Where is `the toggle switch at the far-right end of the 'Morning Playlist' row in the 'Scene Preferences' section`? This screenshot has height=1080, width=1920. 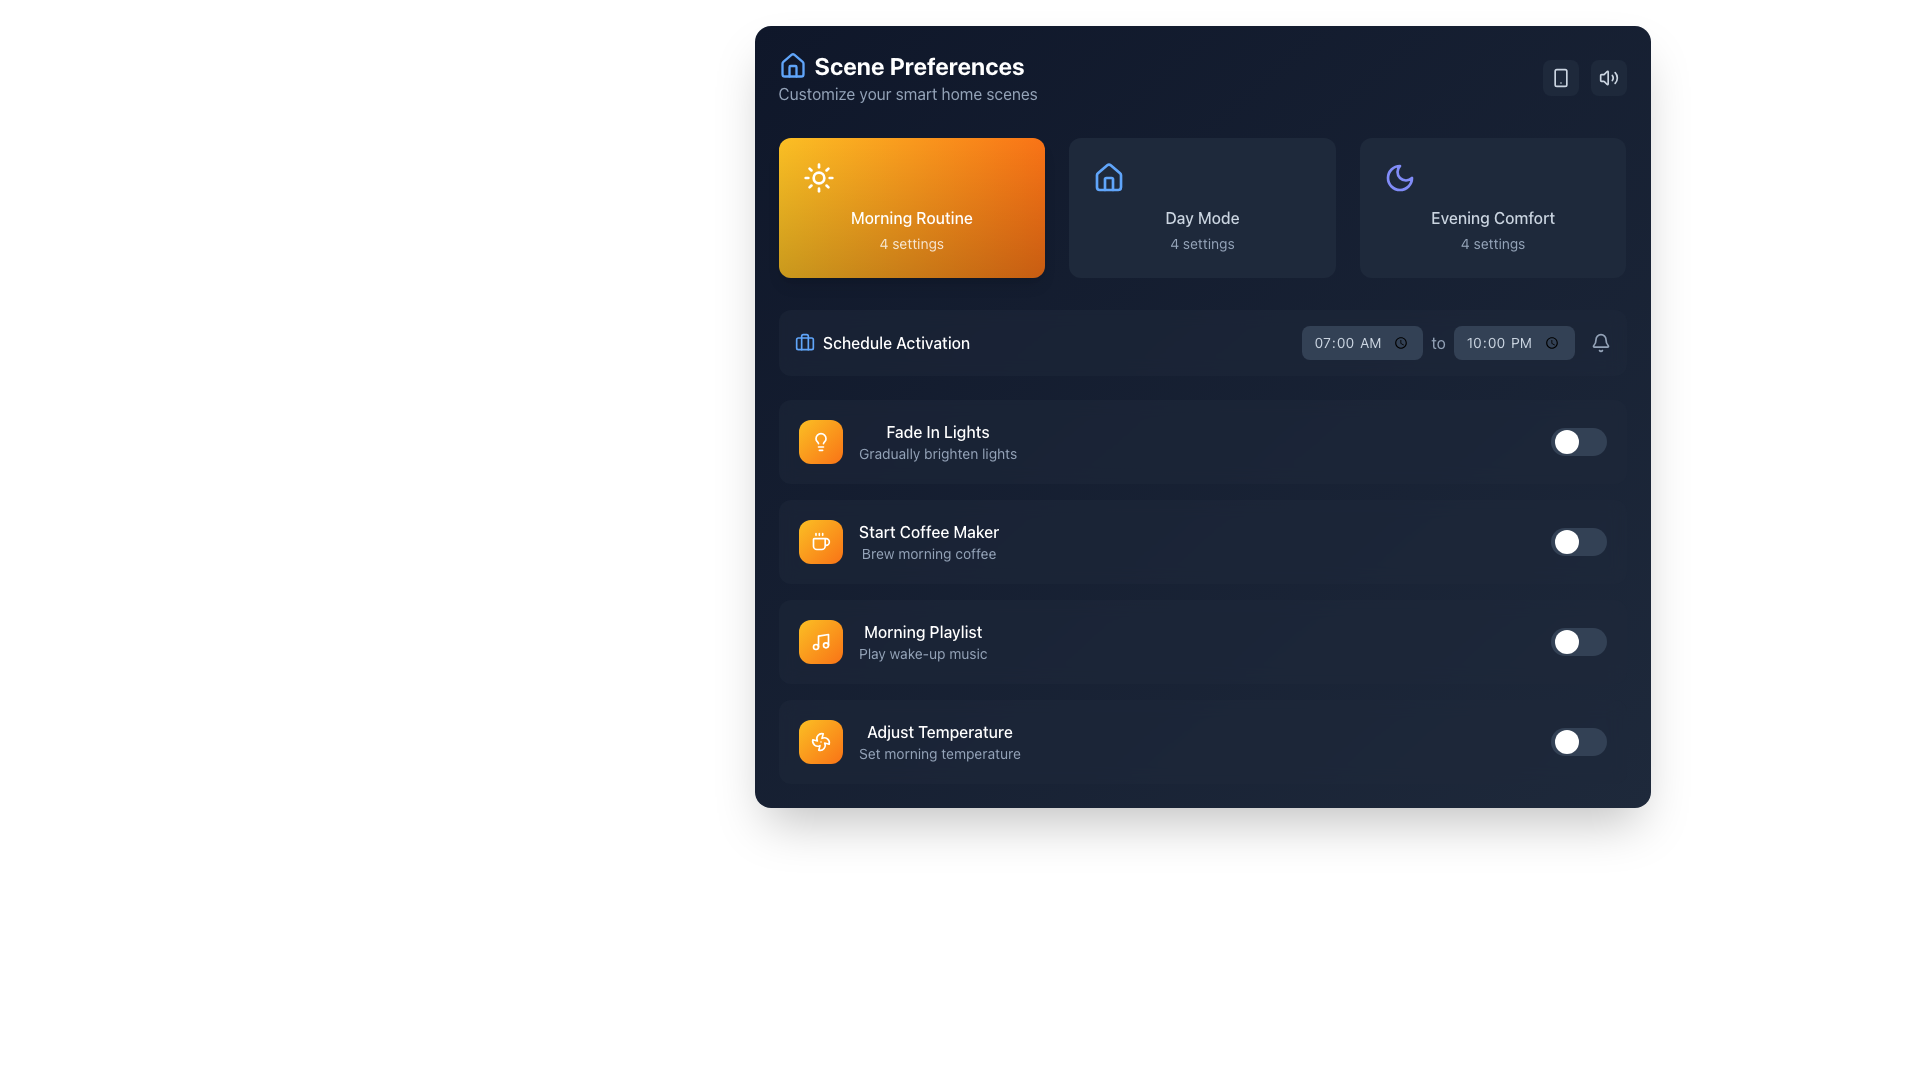
the toggle switch at the far-right end of the 'Morning Playlist' row in the 'Scene Preferences' section is located at coordinates (1577, 641).